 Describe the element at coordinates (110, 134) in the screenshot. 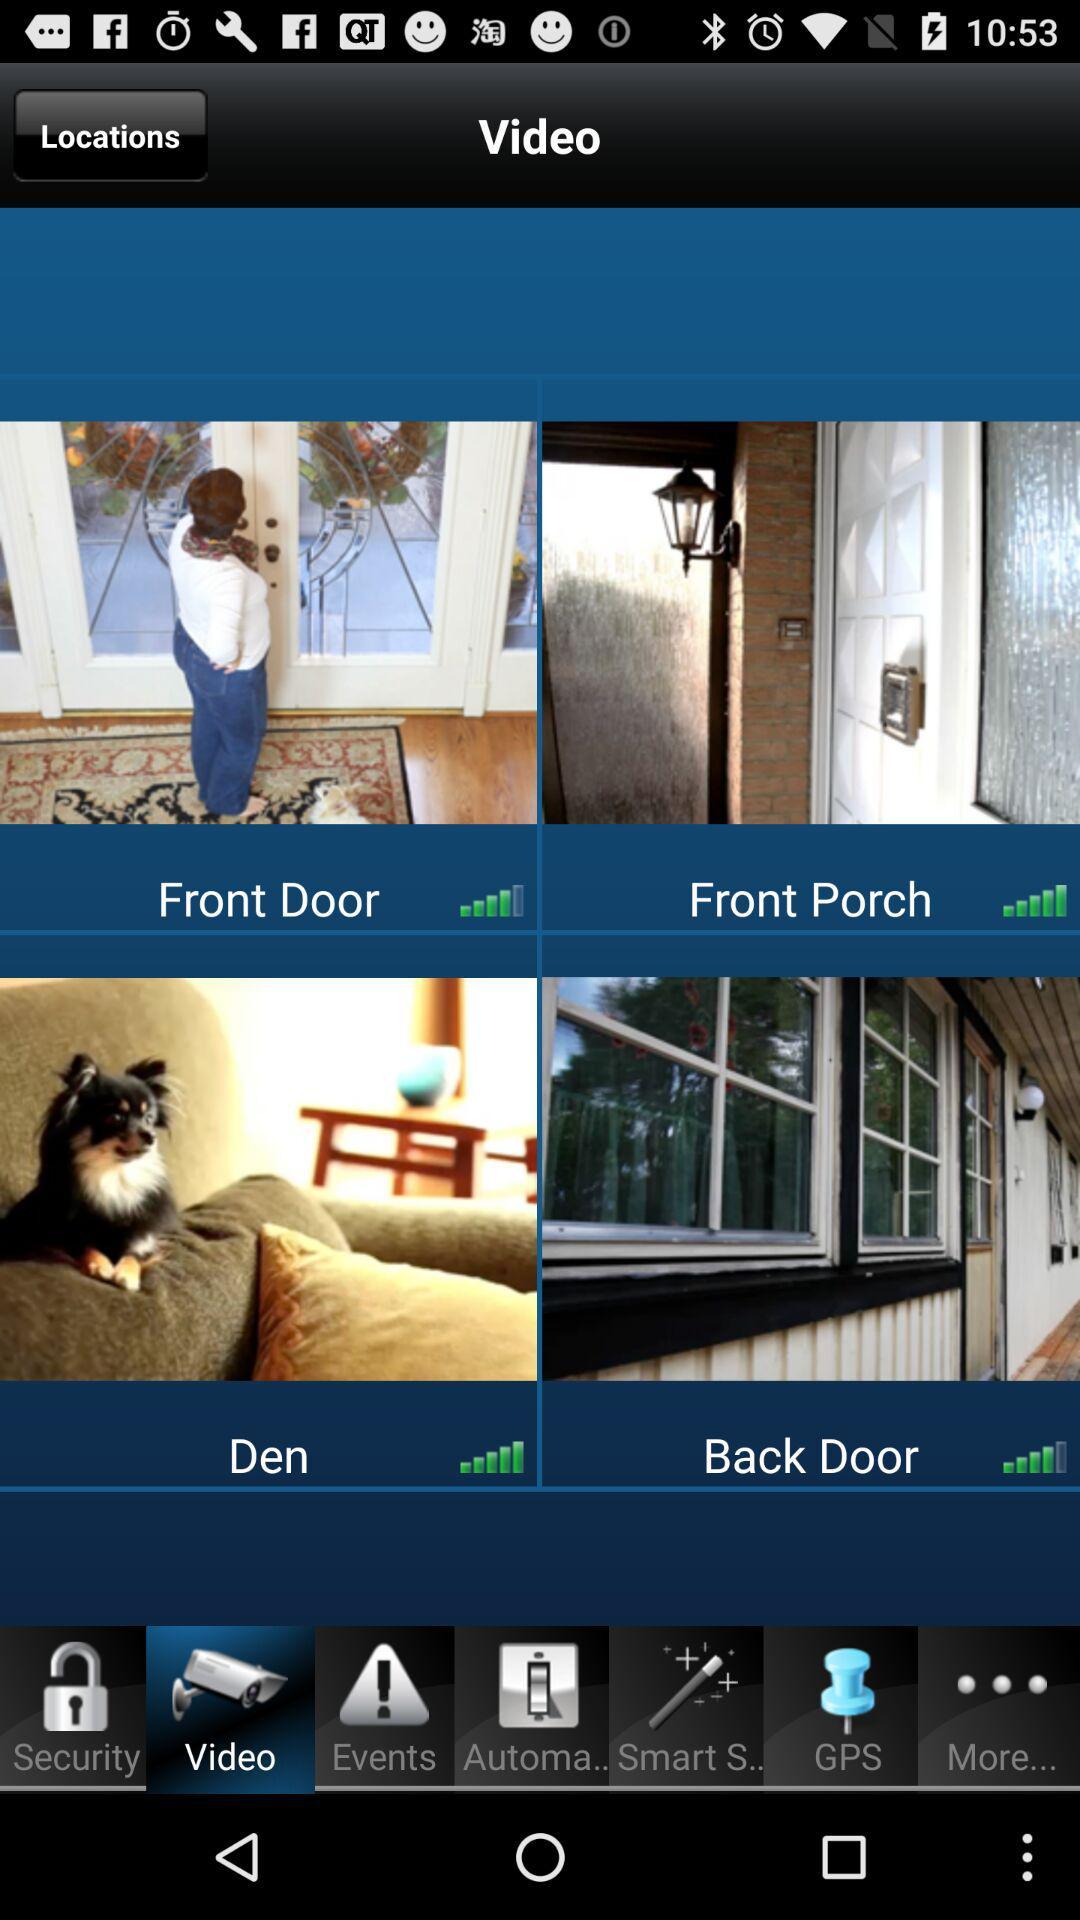

I see `item to the left of video item` at that location.